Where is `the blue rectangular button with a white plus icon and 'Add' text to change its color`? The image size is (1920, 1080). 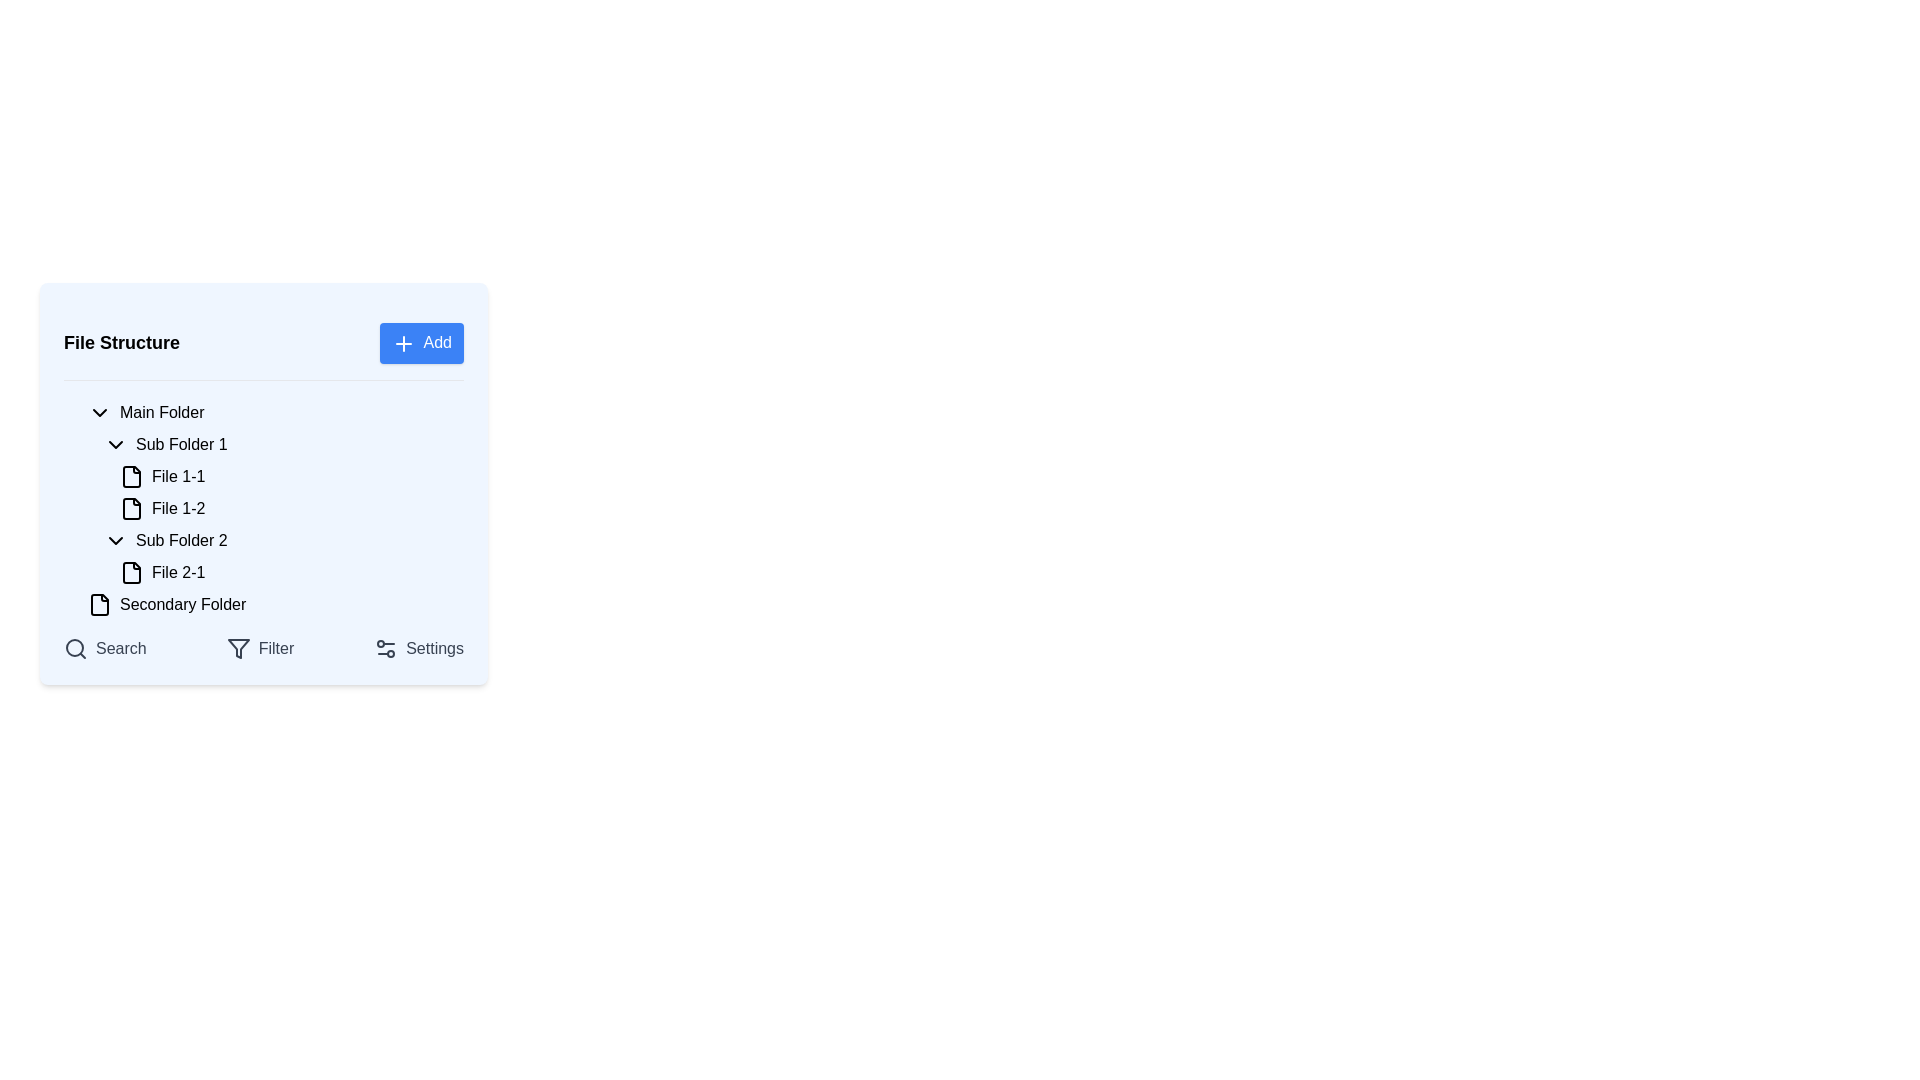
the blue rectangular button with a white plus icon and 'Add' text to change its color is located at coordinates (421, 342).